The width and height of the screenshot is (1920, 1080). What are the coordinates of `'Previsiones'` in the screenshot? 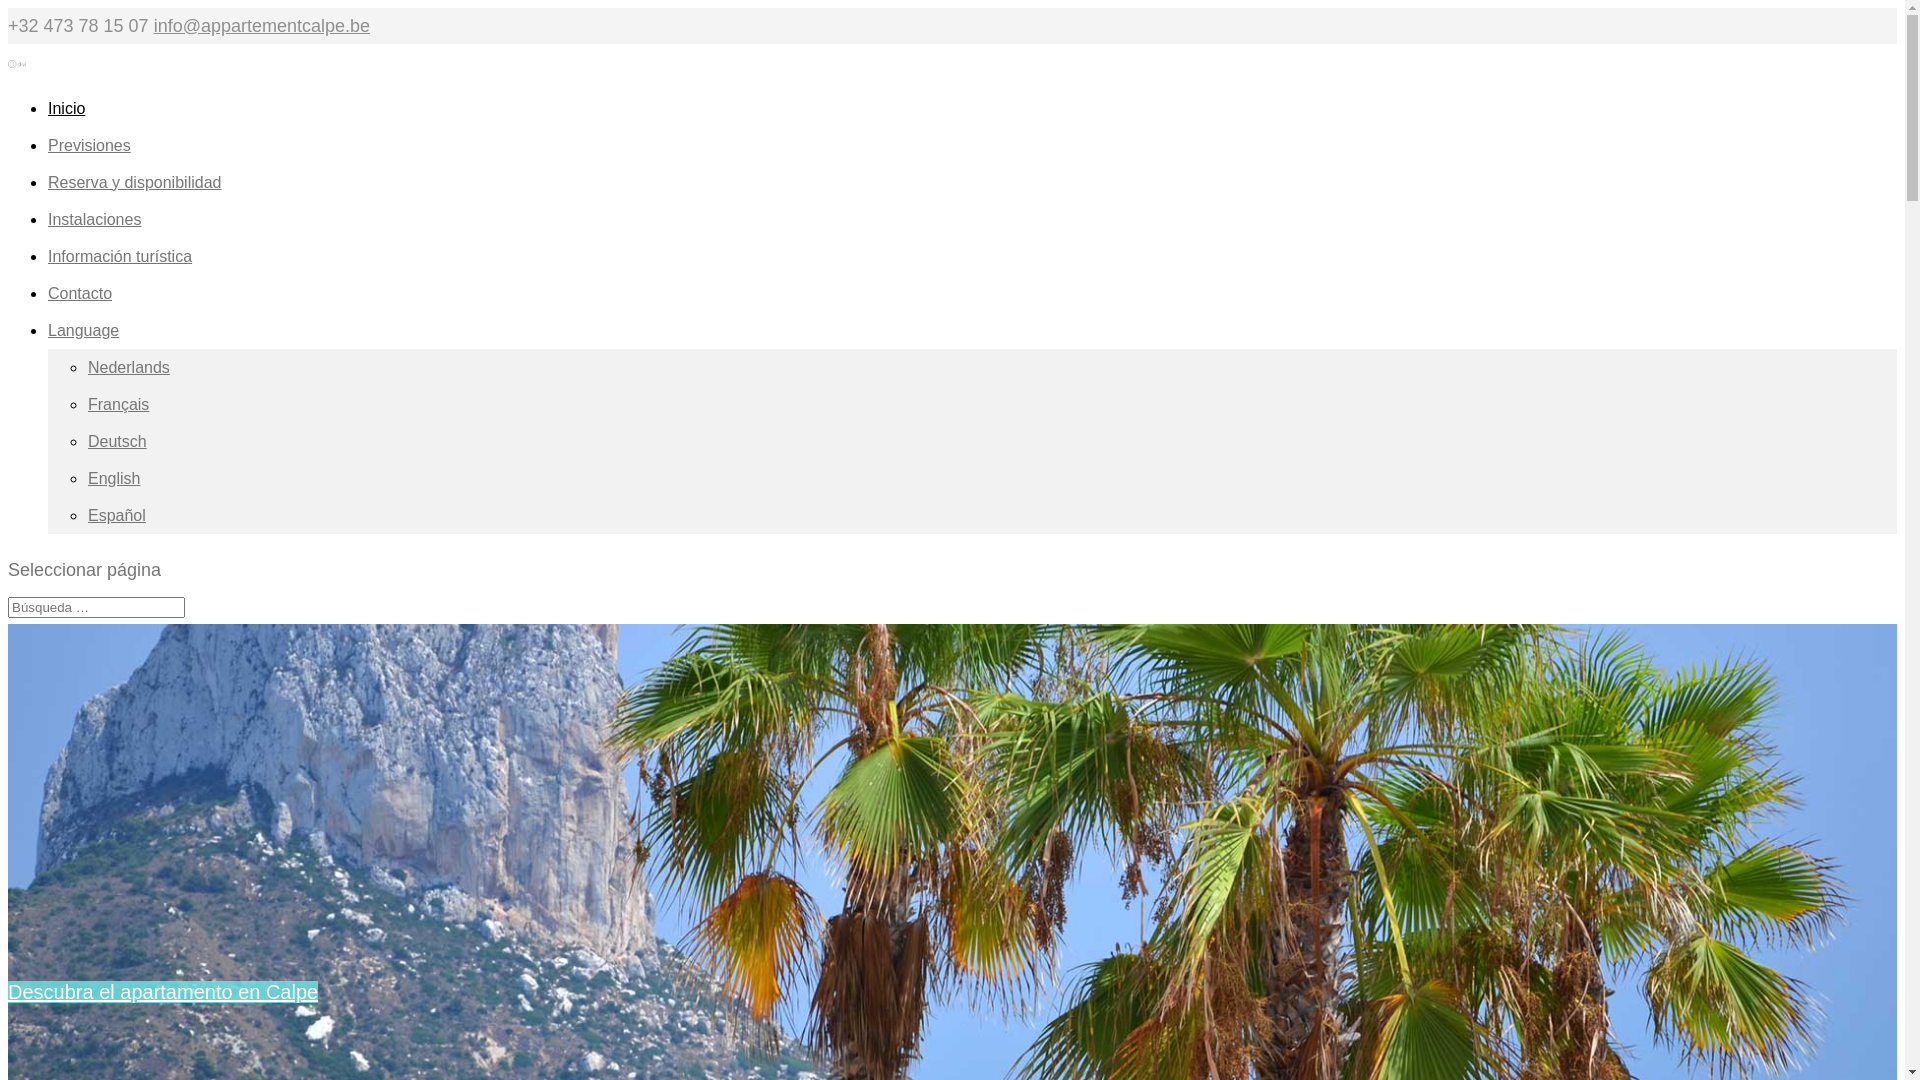 It's located at (88, 158).